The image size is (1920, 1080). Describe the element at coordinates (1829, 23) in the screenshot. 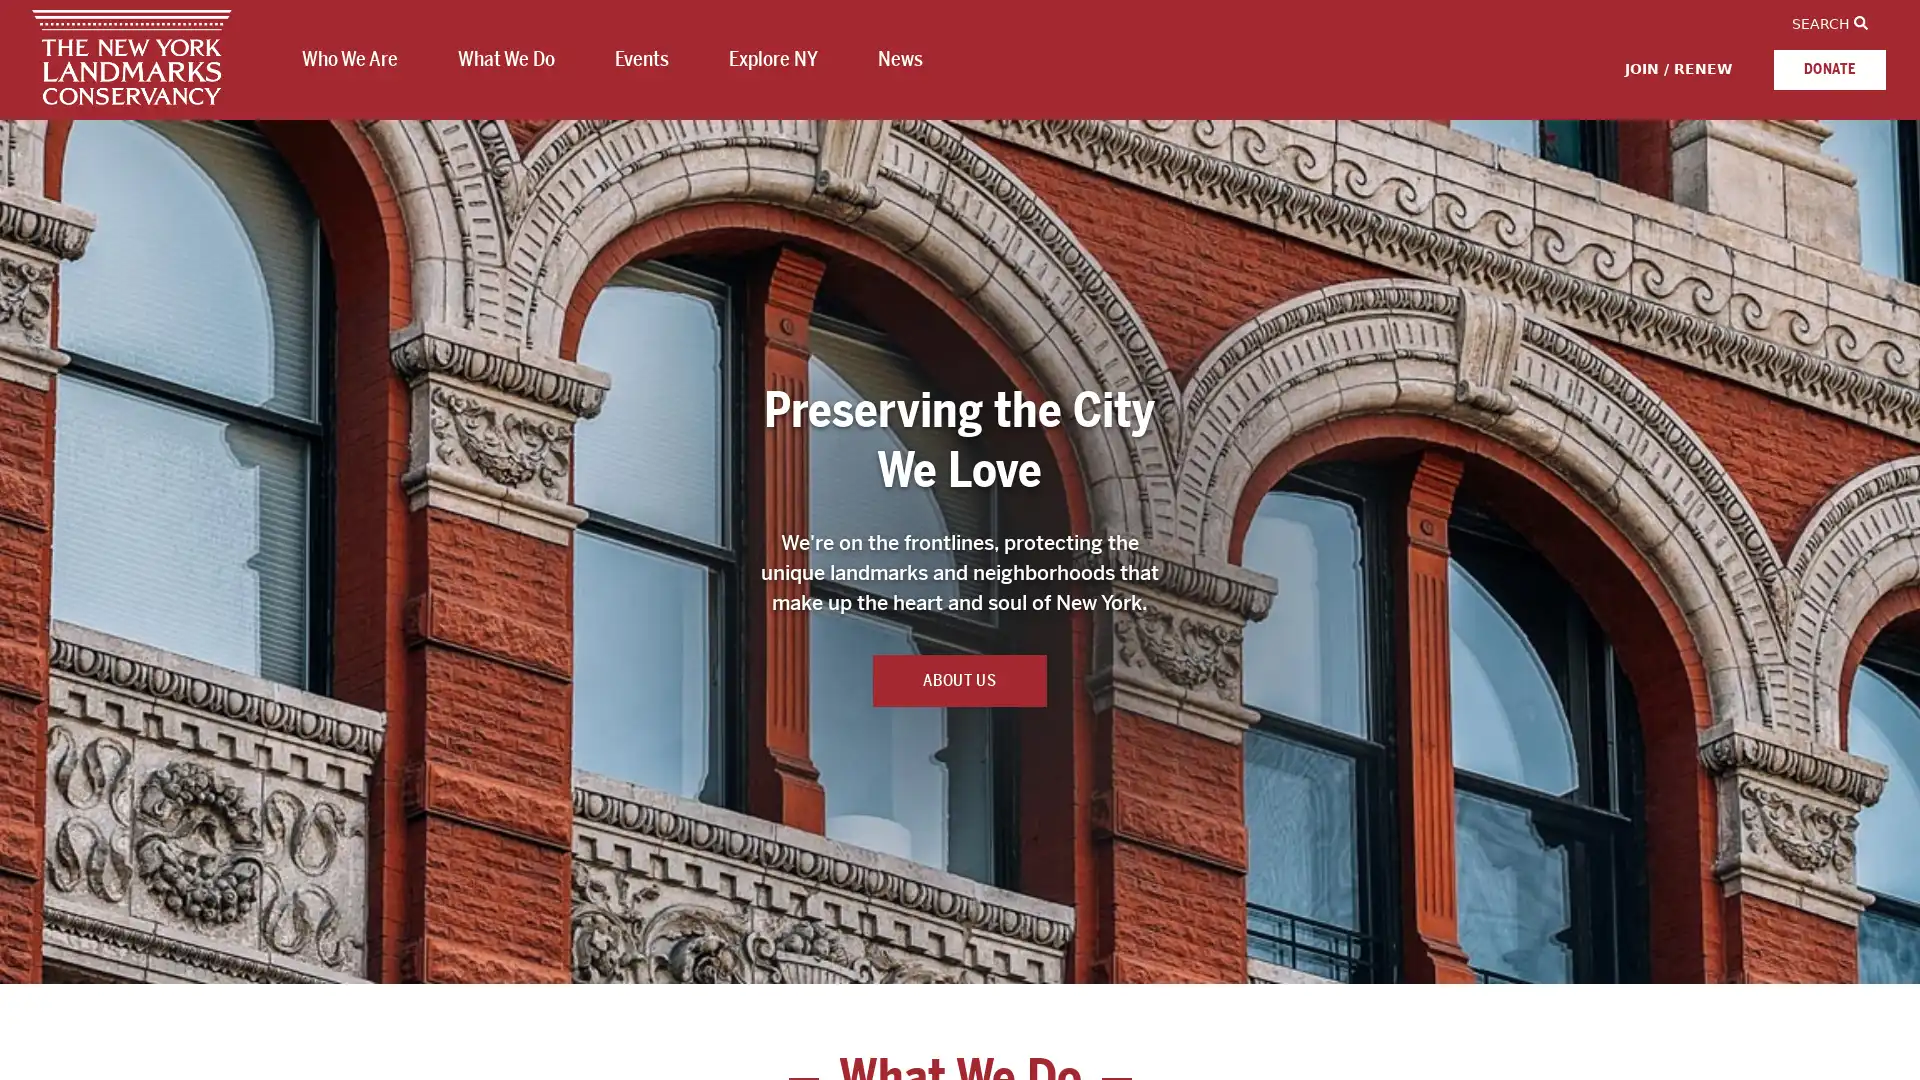

I see `SEARCH` at that location.